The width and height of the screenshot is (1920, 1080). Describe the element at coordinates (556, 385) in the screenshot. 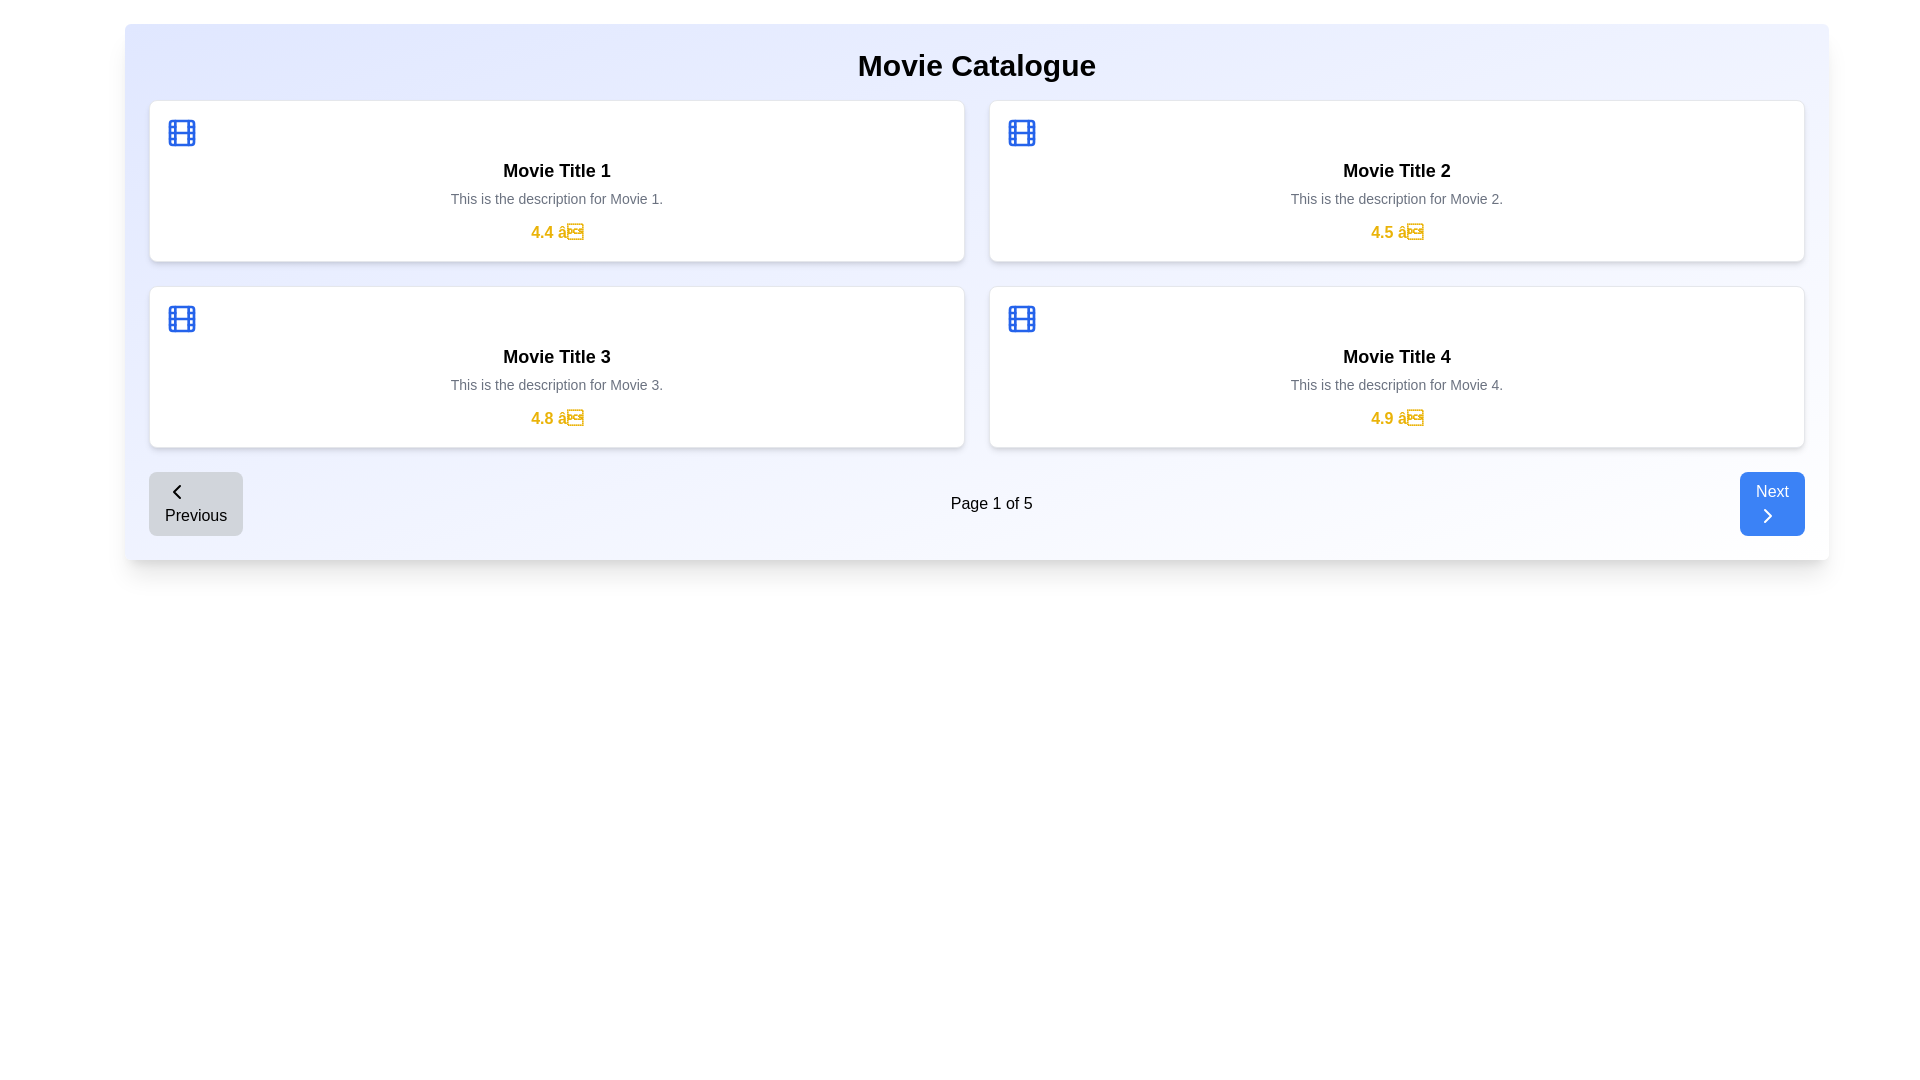

I see `descriptive text label for 'Movie 3', which is positioned below the title 'Movie Title 3' in the second card from the left in the bottom row of a four-card grid arrangement` at that location.